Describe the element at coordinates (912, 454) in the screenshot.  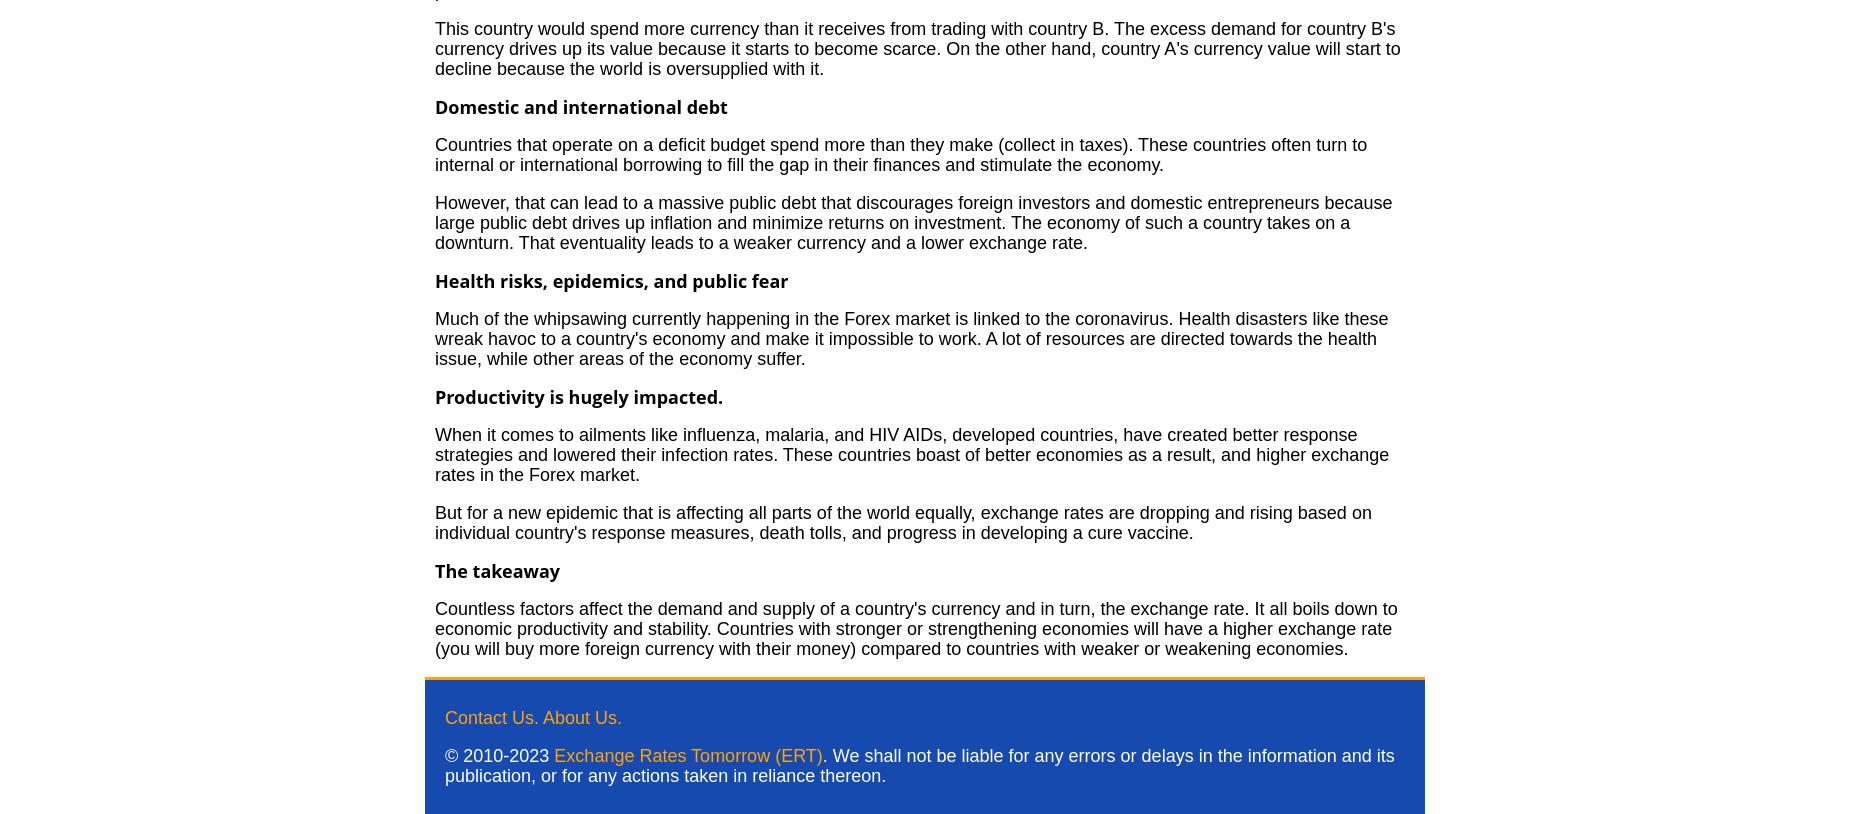
I see `'When it comes to ailments like influenza, malaria, and HIV AIDs, developed countries, have created better response strategies and lowered their infection rates. These countries boast of better economies as a result, and higher exchange rates in the Forex market.'` at that location.